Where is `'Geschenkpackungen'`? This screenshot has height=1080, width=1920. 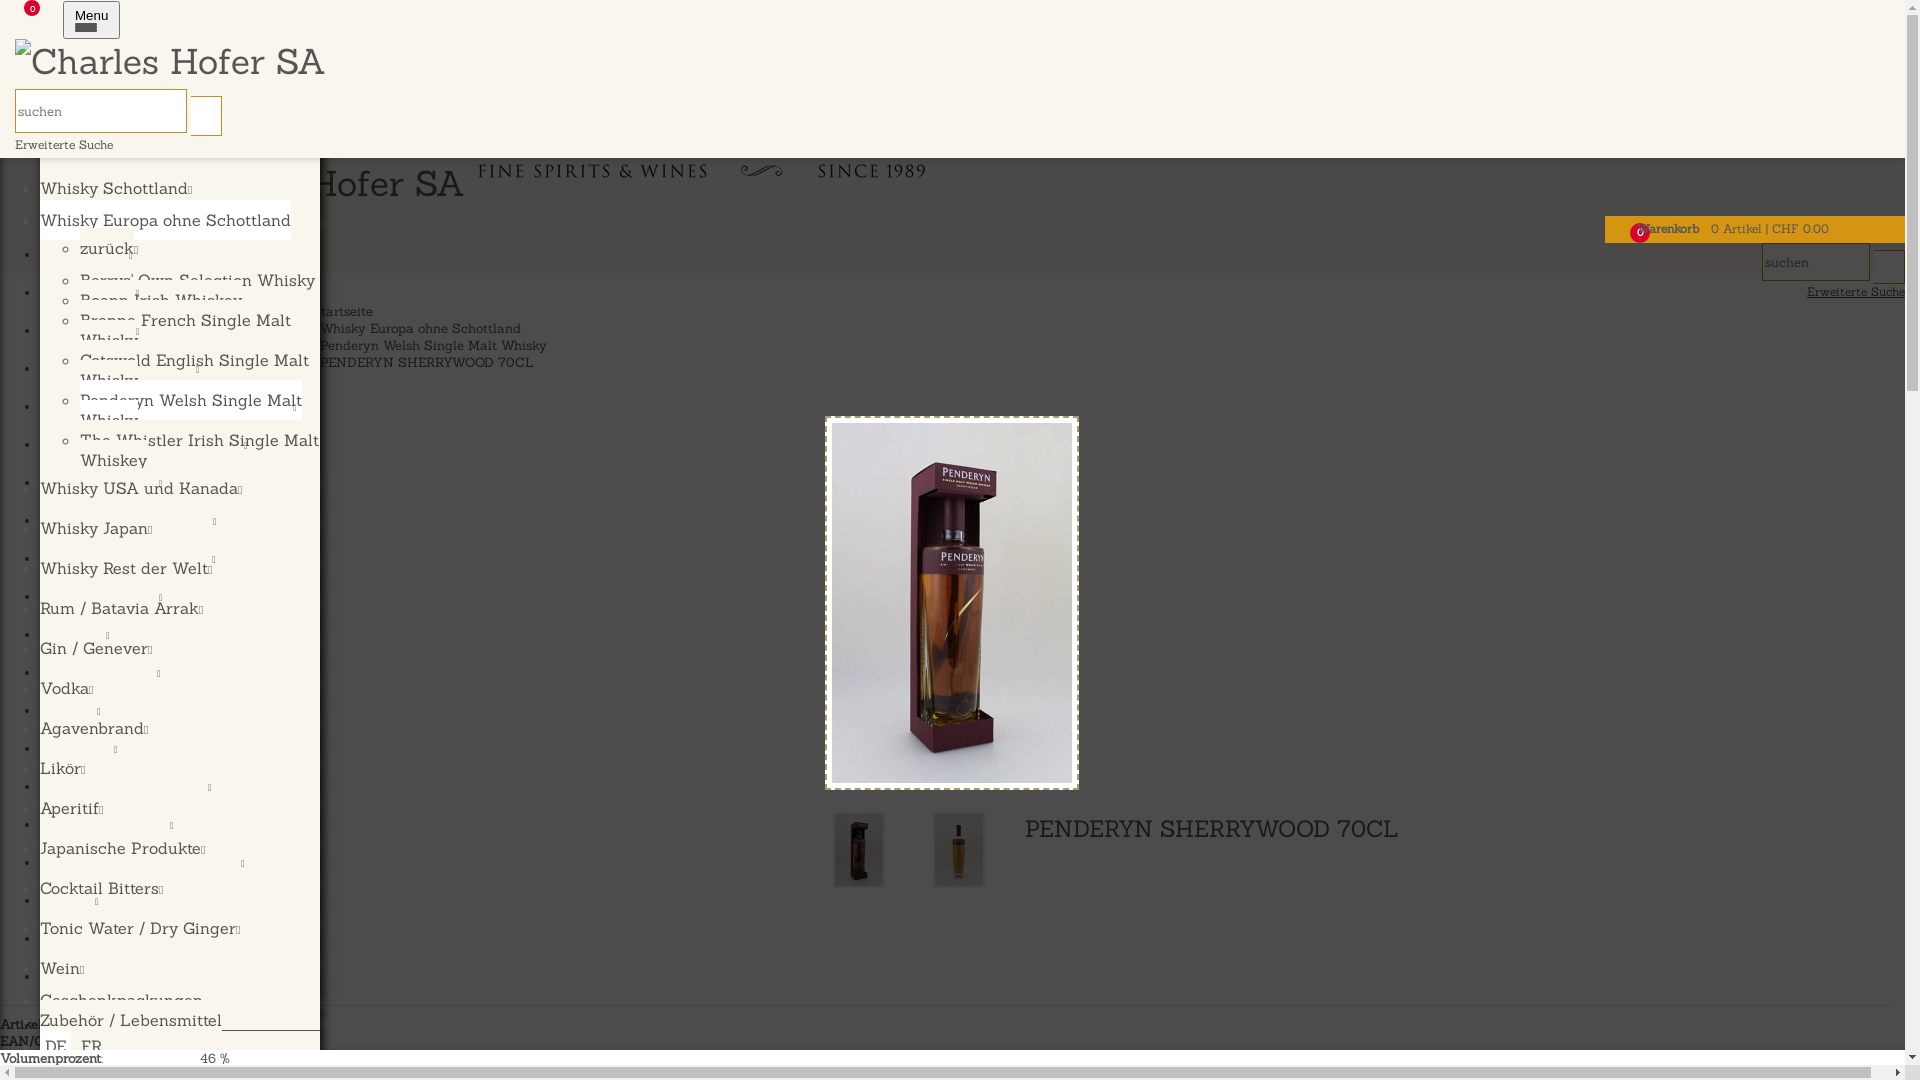
'Geschenkpackungen' is located at coordinates (39, 999).